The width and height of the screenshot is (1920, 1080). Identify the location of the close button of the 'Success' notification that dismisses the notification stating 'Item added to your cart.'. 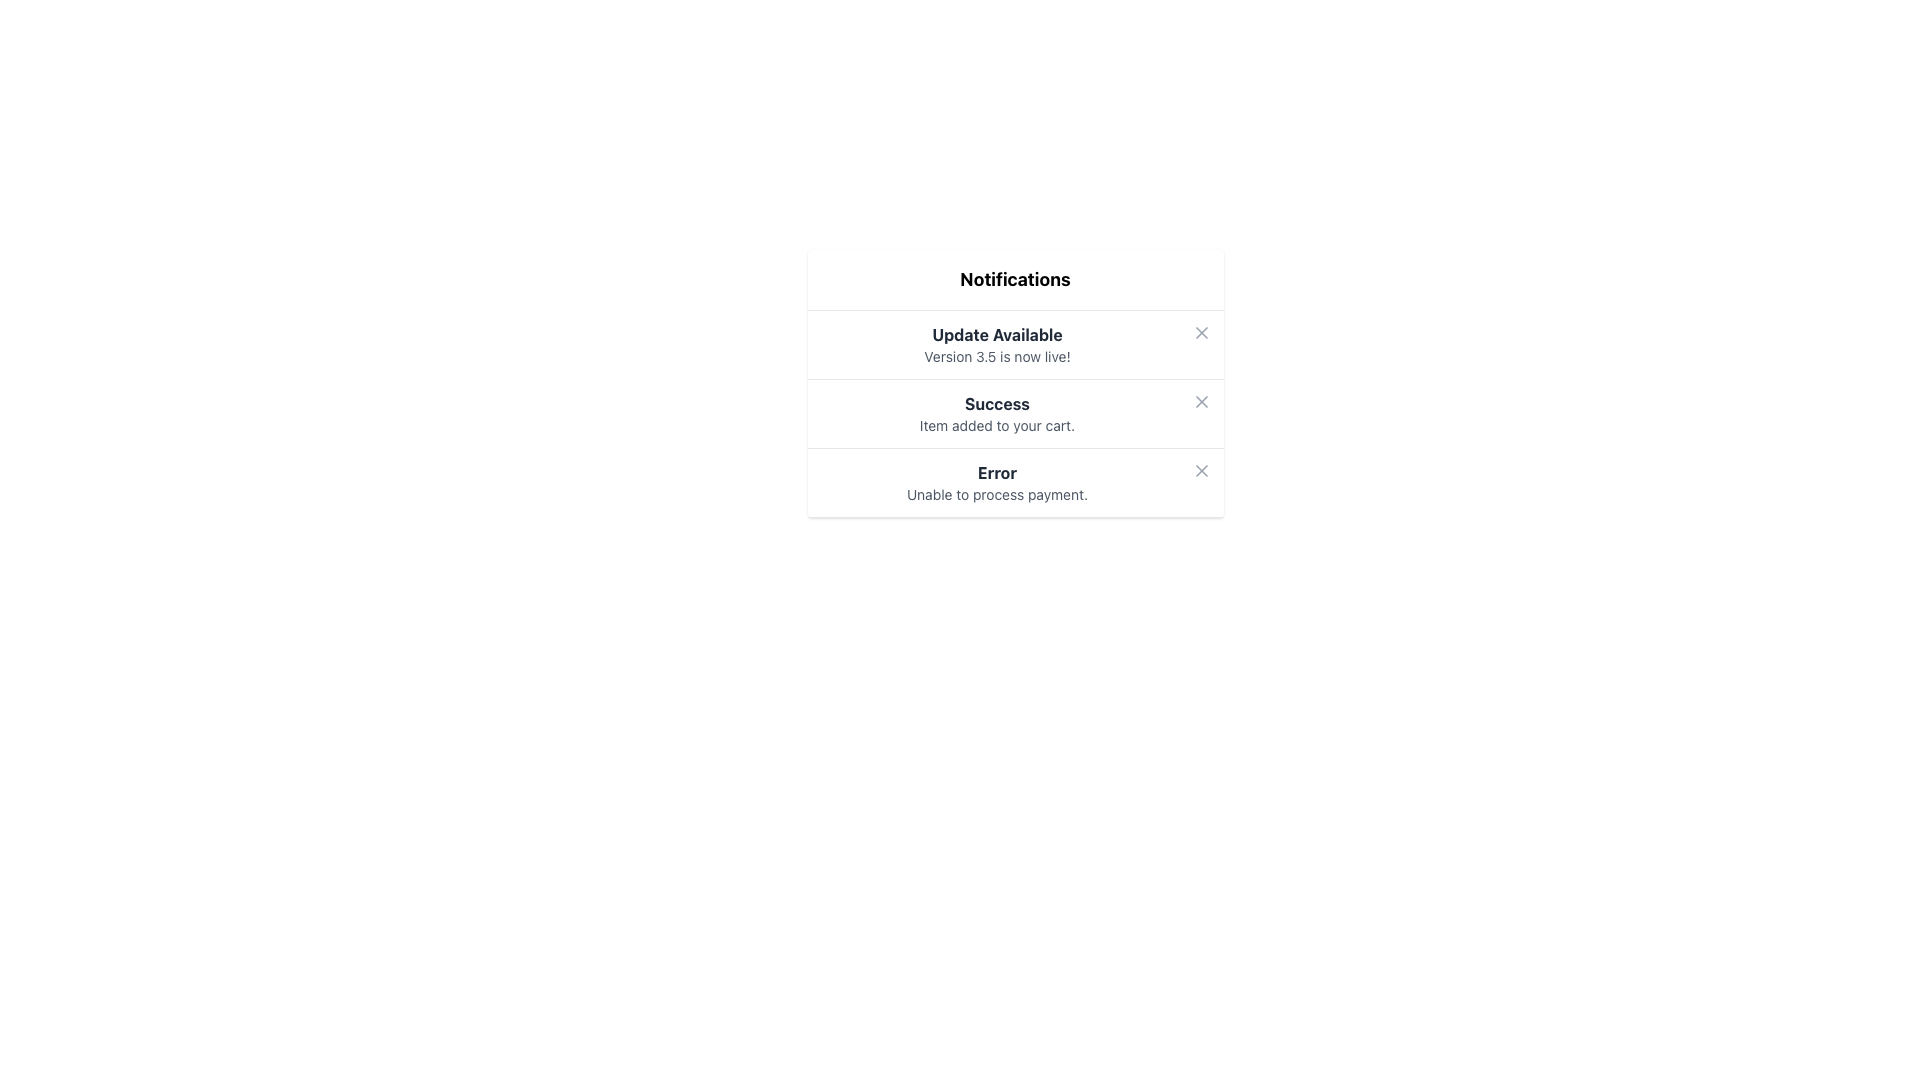
(1200, 401).